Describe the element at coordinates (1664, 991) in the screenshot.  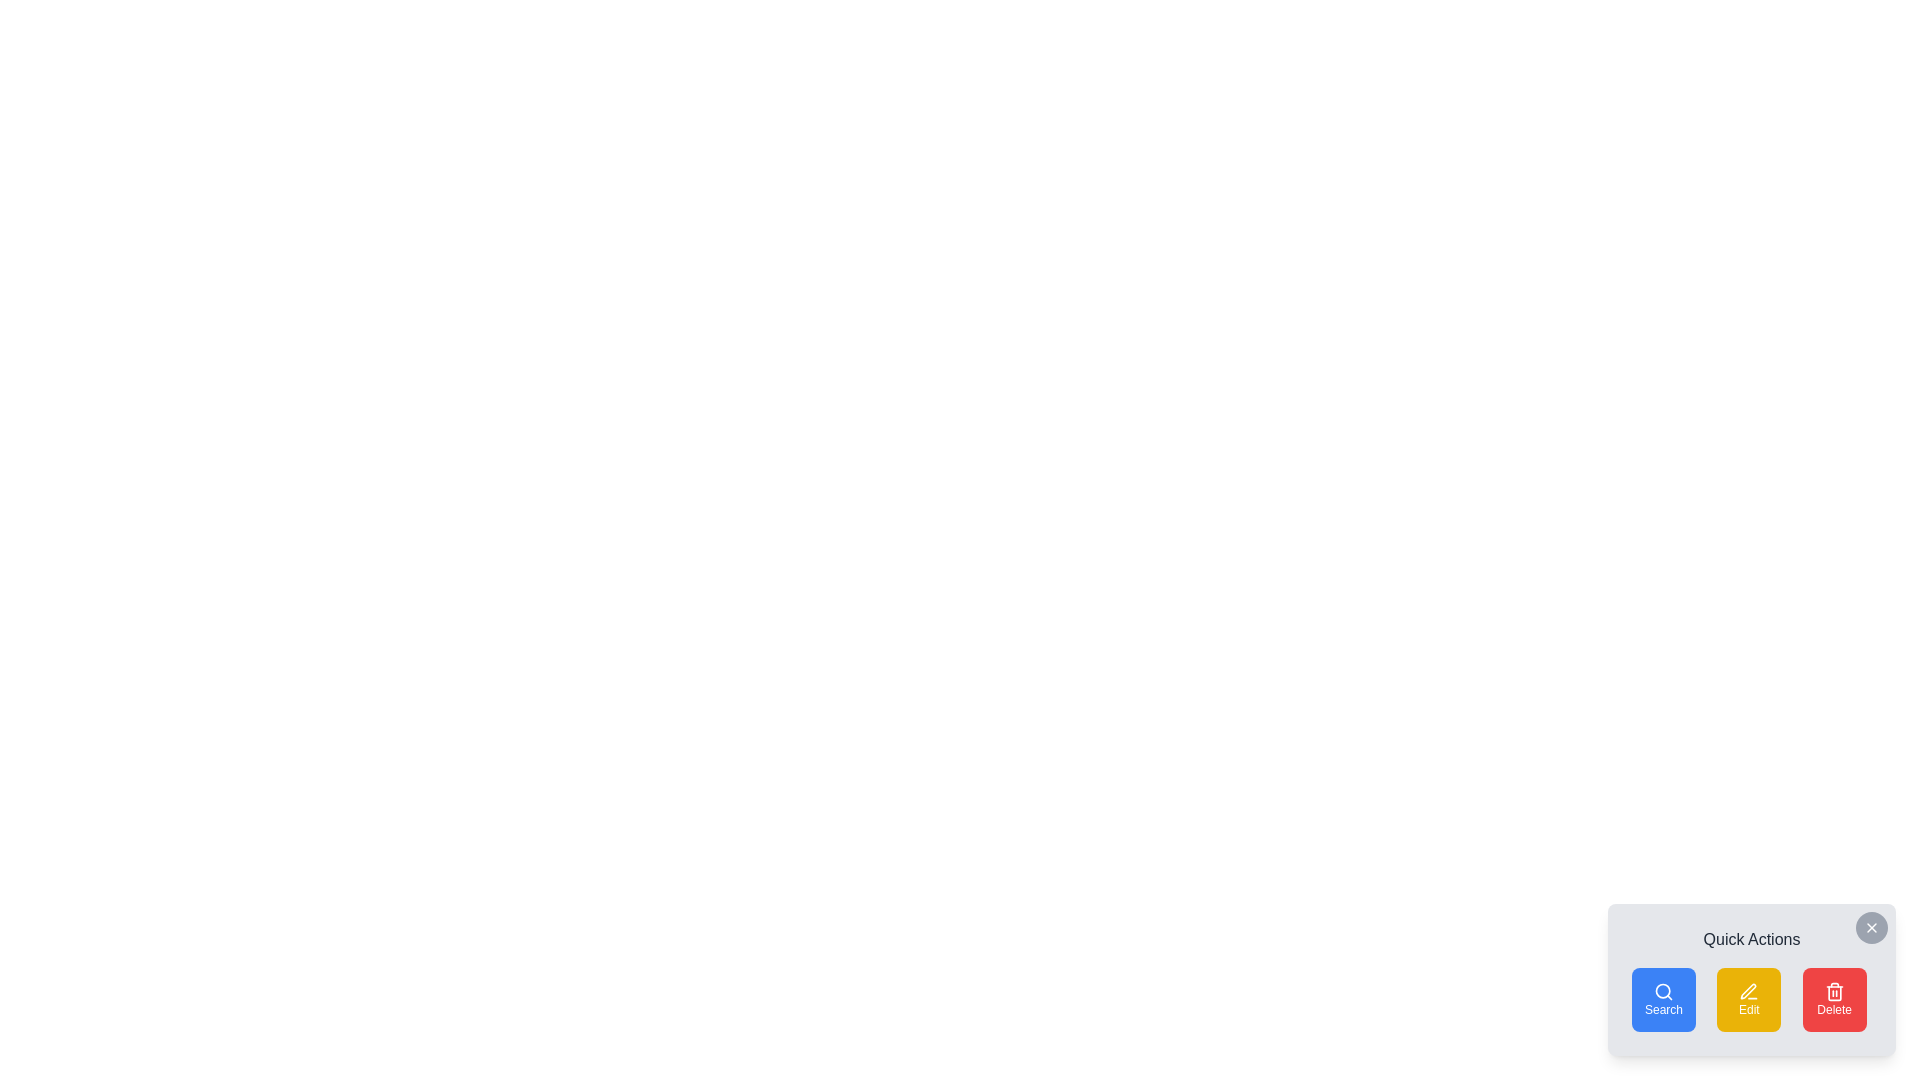
I see `the white magnifying glass icon within the blue circular button labeled 'Search'` at that location.